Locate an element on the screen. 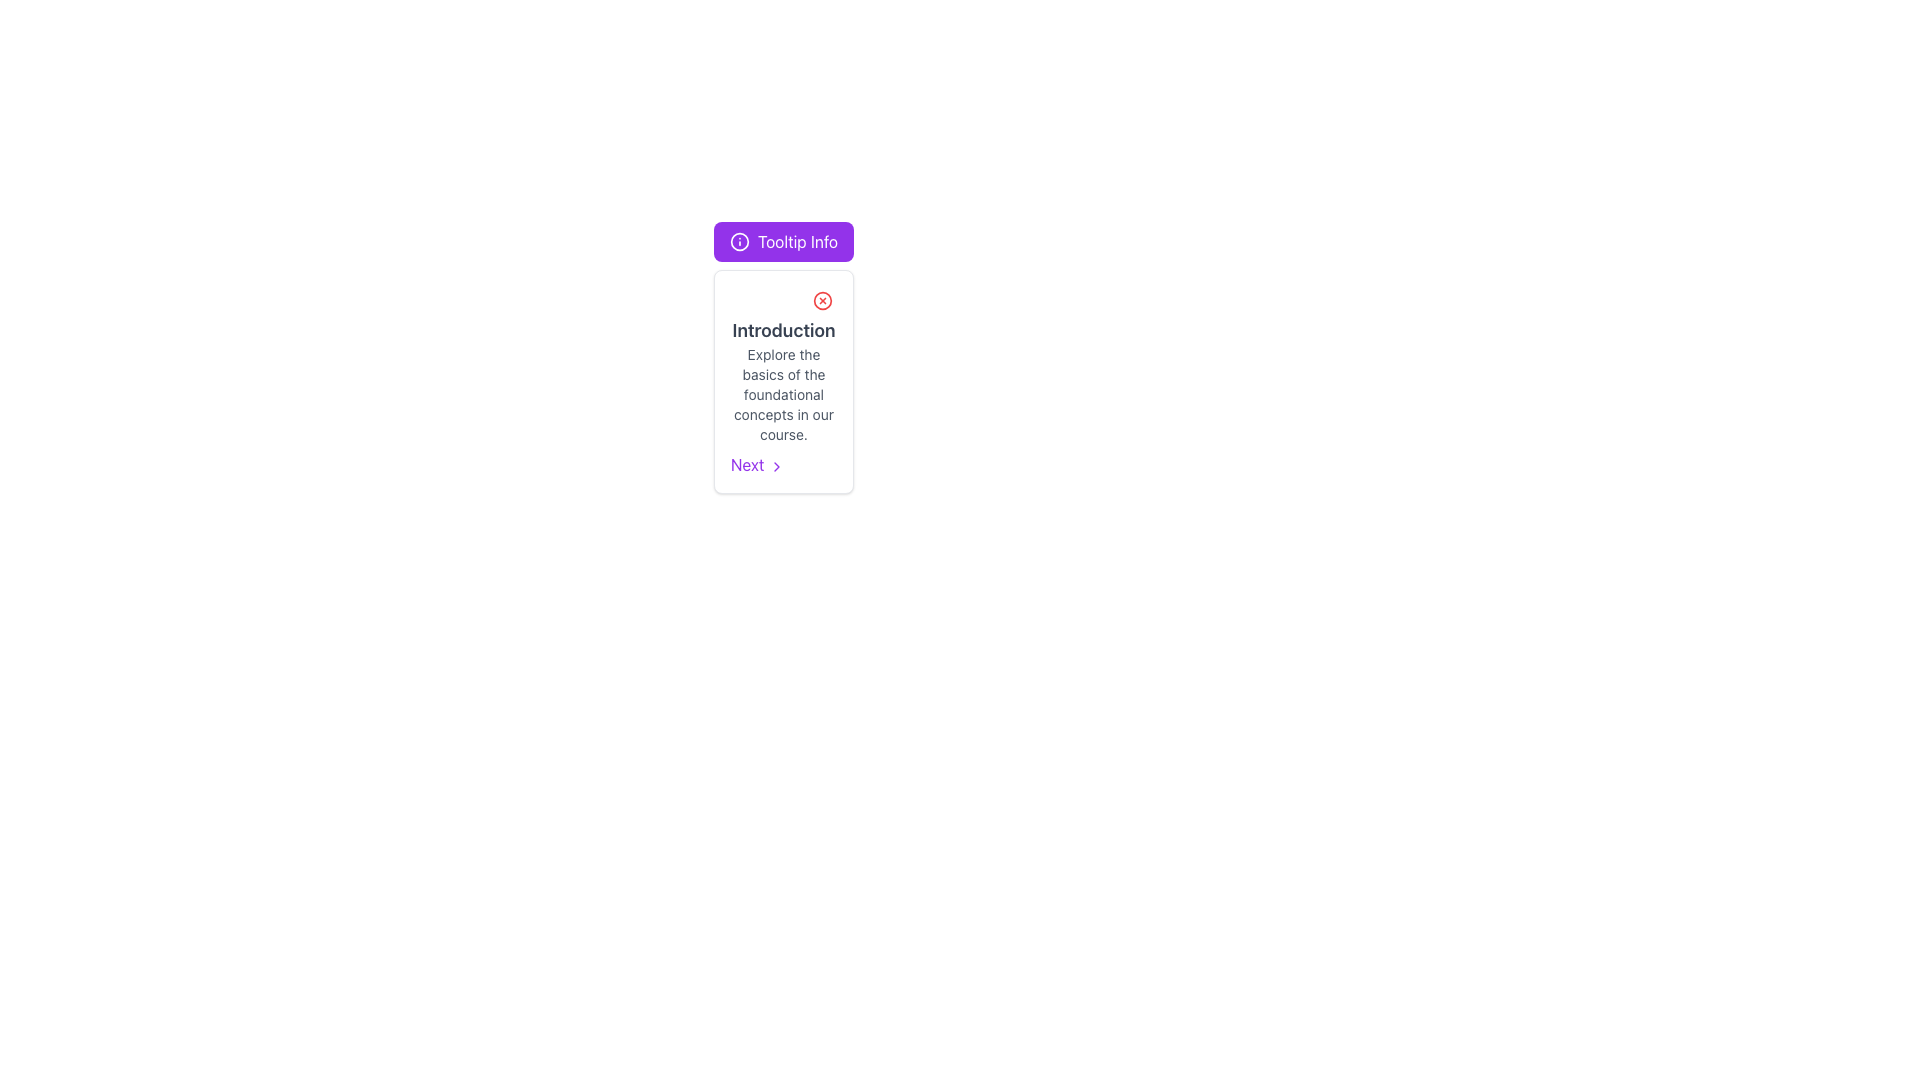  the navigation button located at the bottom-right part of the white card component containing an 'Introduction' title to trigger a visual response is located at coordinates (782, 465).